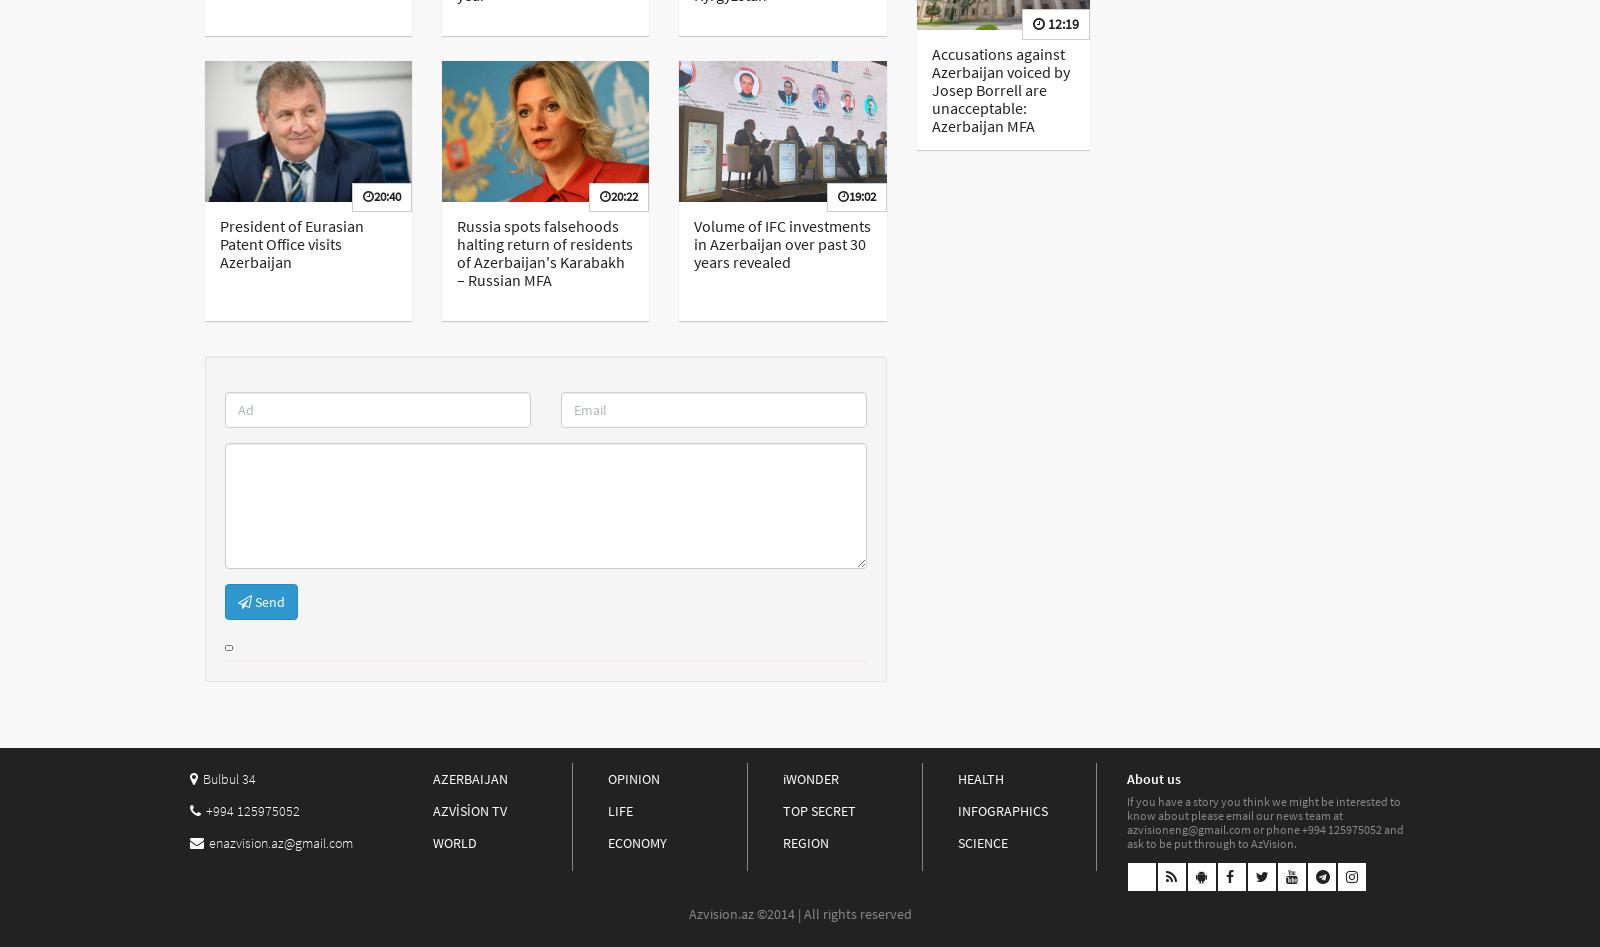 The image size is (1600, 947). Describe the element at coordinates (1242, 78) in the screenshot. I see `'Azerbaijan President: We hope for soonest de-escalation of tension in Gaza'` at that location.